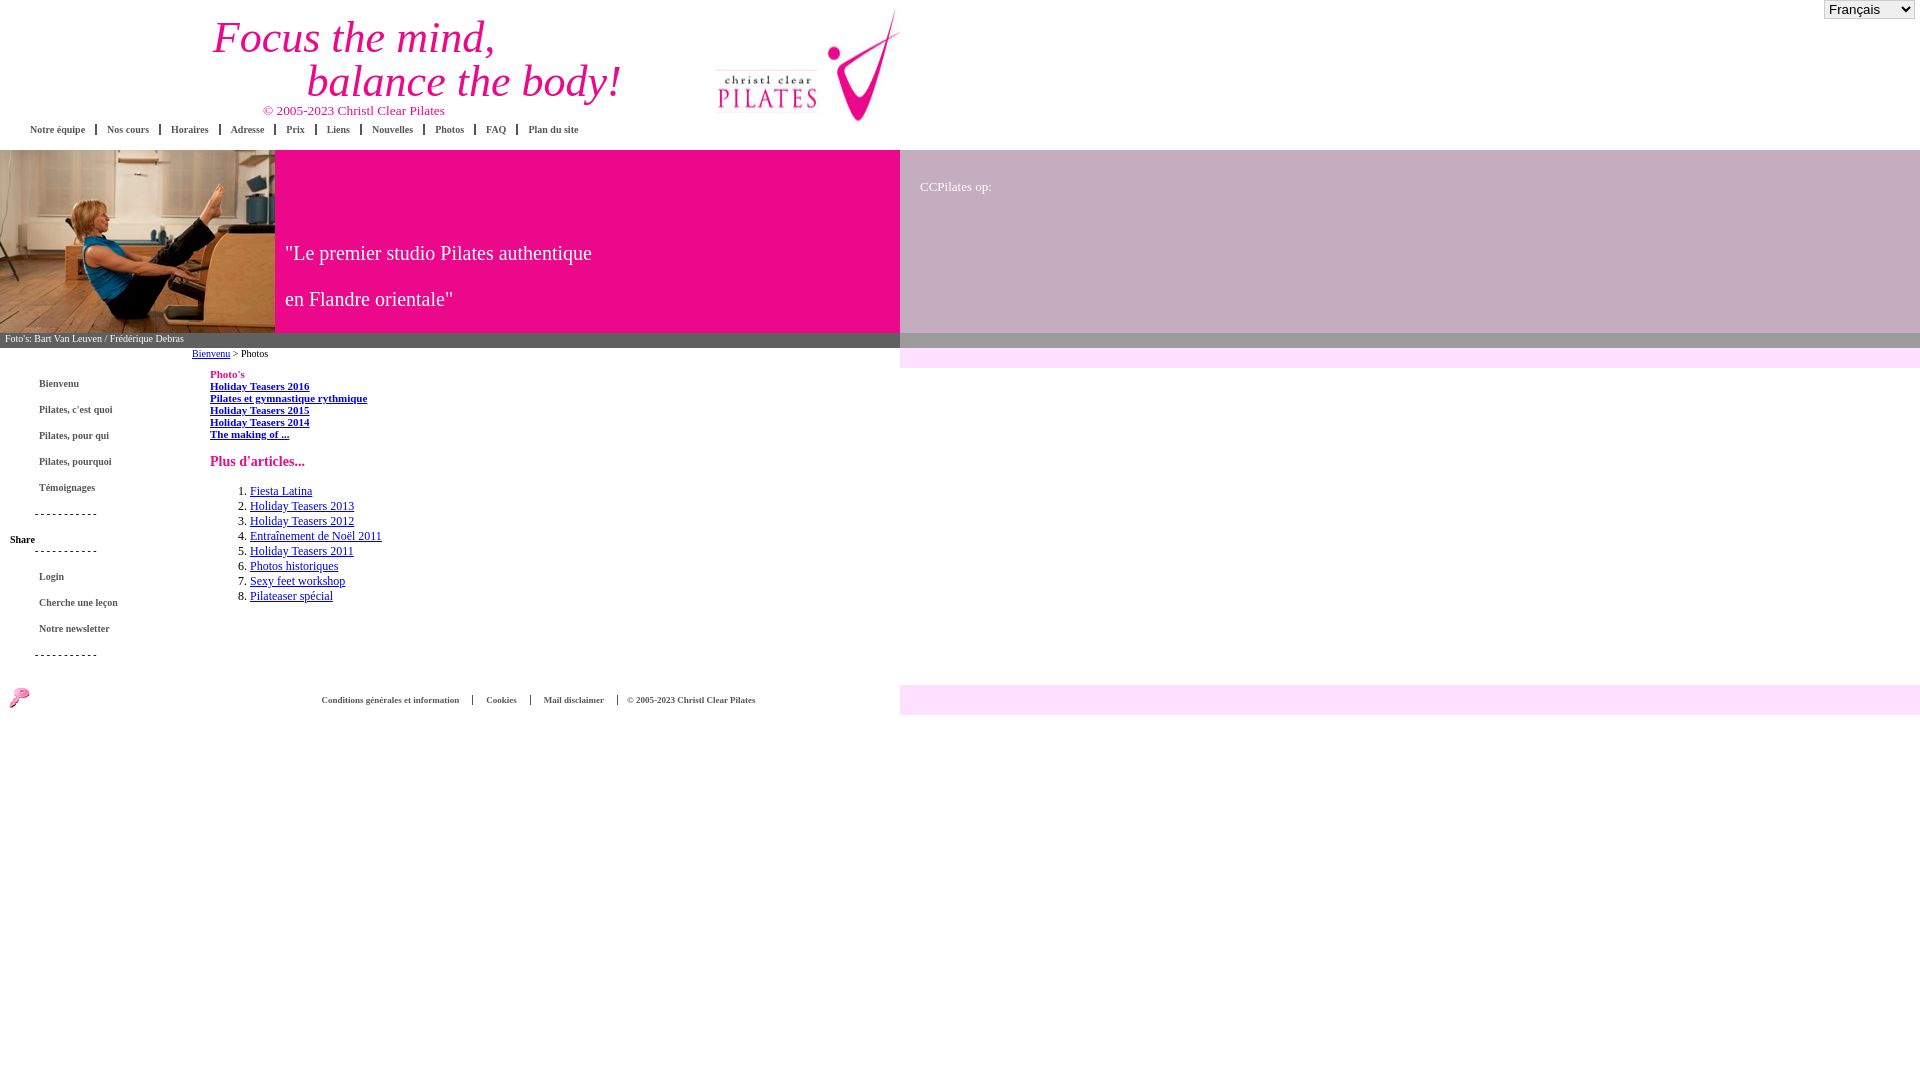 The height and width of the screenshot is (1080, 1920). What do you see at coordinates (210, 408) in the screenshot?
I see `'Holiday Teasers 2015'` at bounding box center [210, 408].